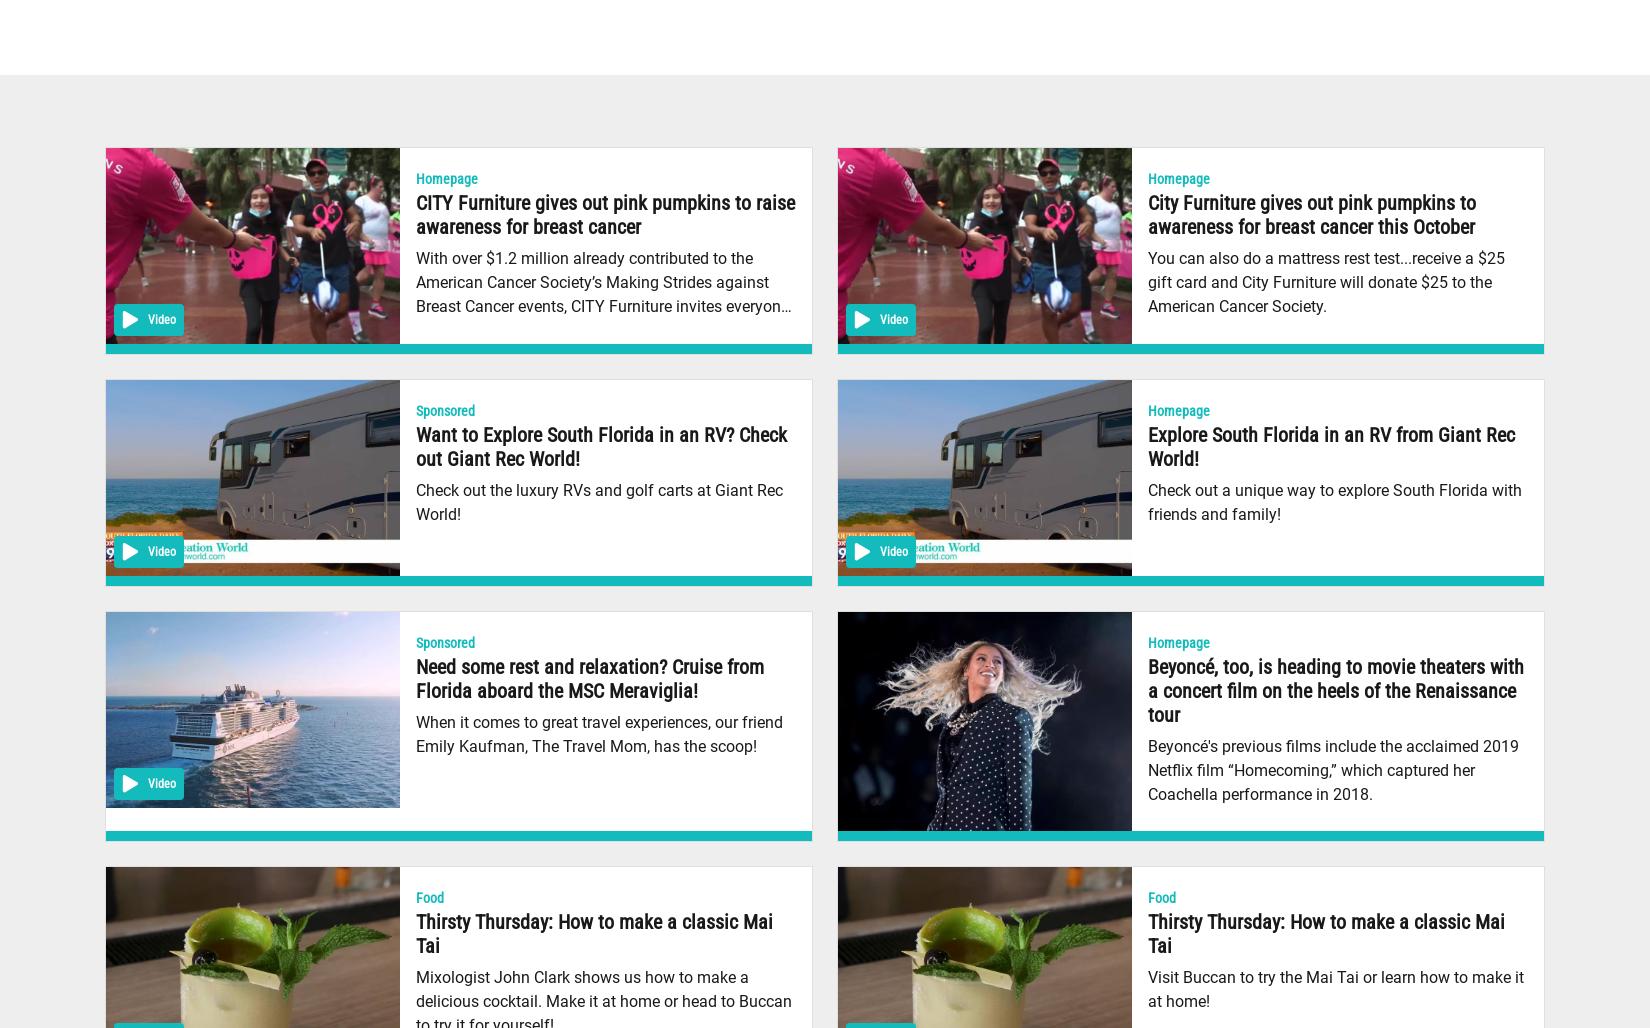  I want to click on 'Want to Explore South Florida in an RV? Check out Giant Rec World!', so click(600, 446).